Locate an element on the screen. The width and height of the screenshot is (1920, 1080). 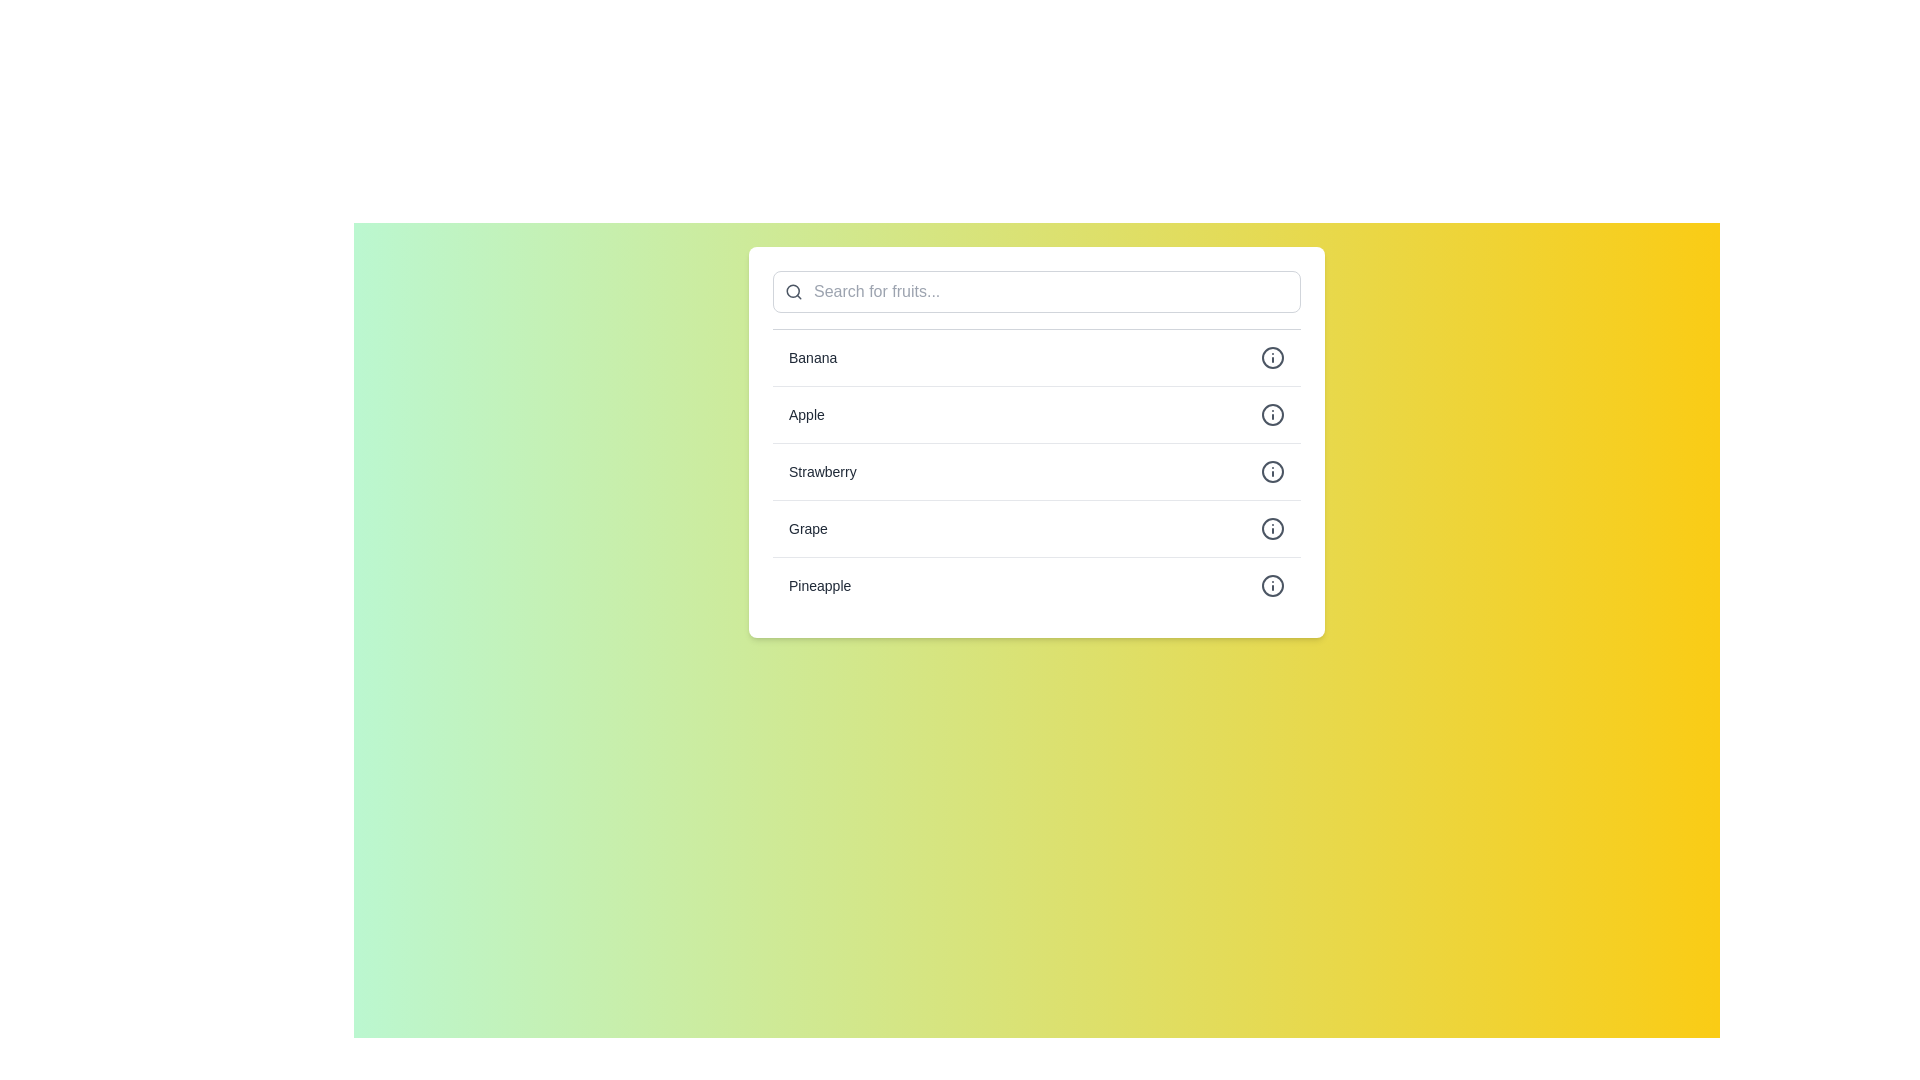
the text label displaying the word 'Banana', which is the first item in a vertical list of fruit names and located below a search bar is located at coordinates (813, 357).